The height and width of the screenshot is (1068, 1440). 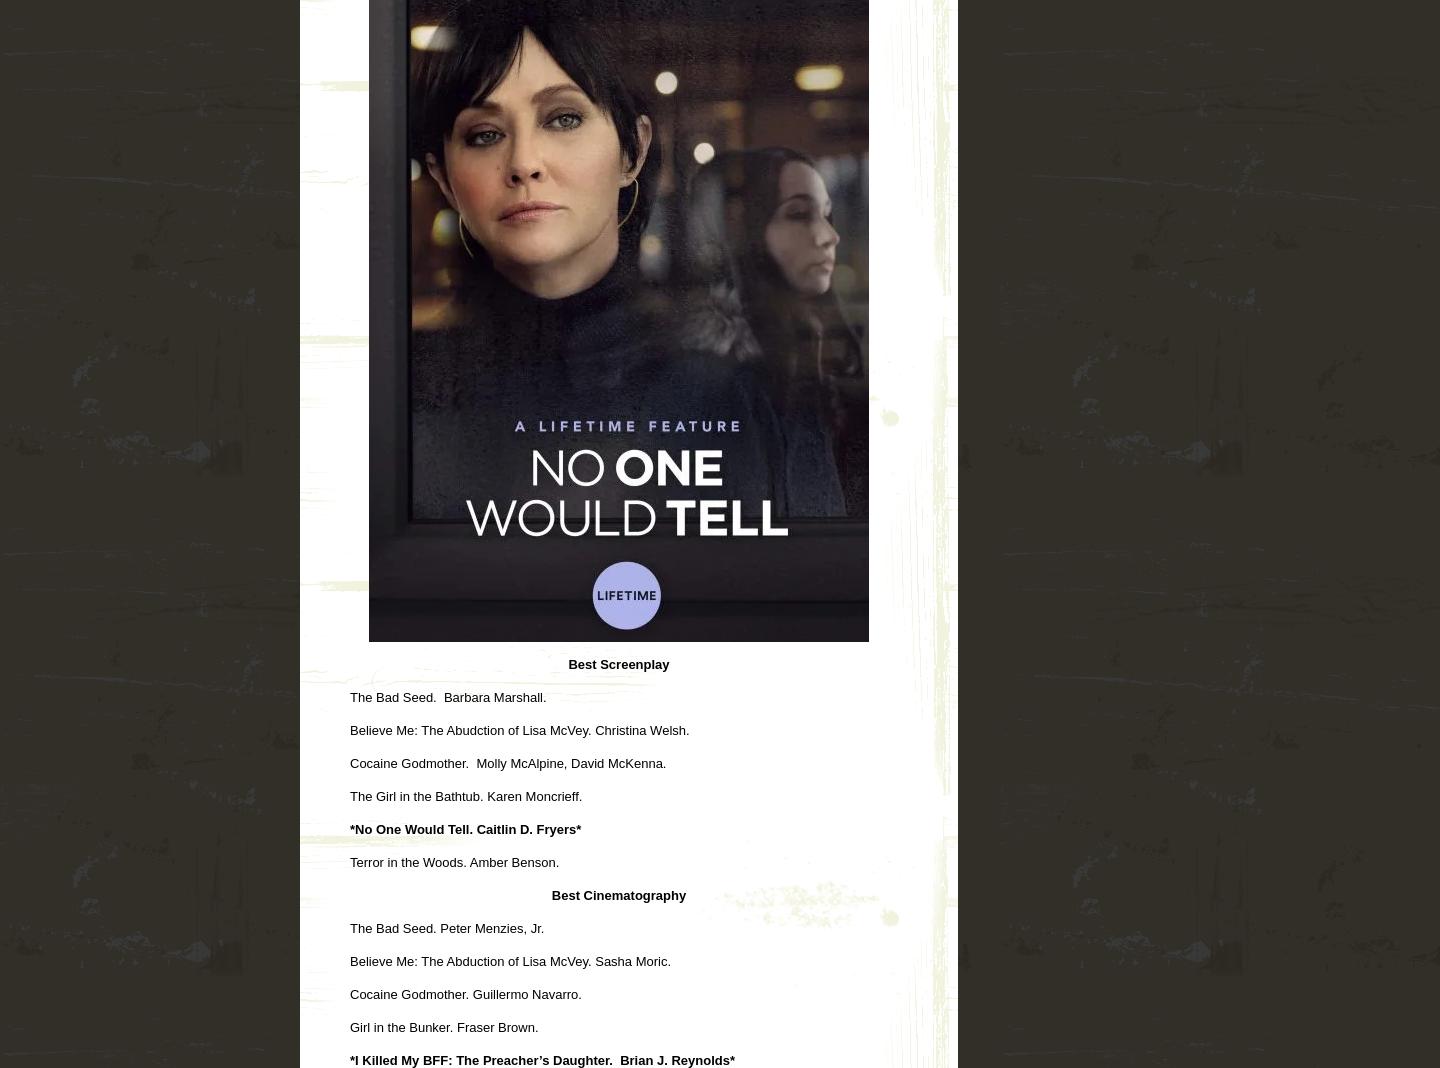 What do you see at coordinates (465, 827) in the screenshot?
I see `'*No One Would Tell. Caitlin D. Fryers*'` at bounding box center [465, 827].